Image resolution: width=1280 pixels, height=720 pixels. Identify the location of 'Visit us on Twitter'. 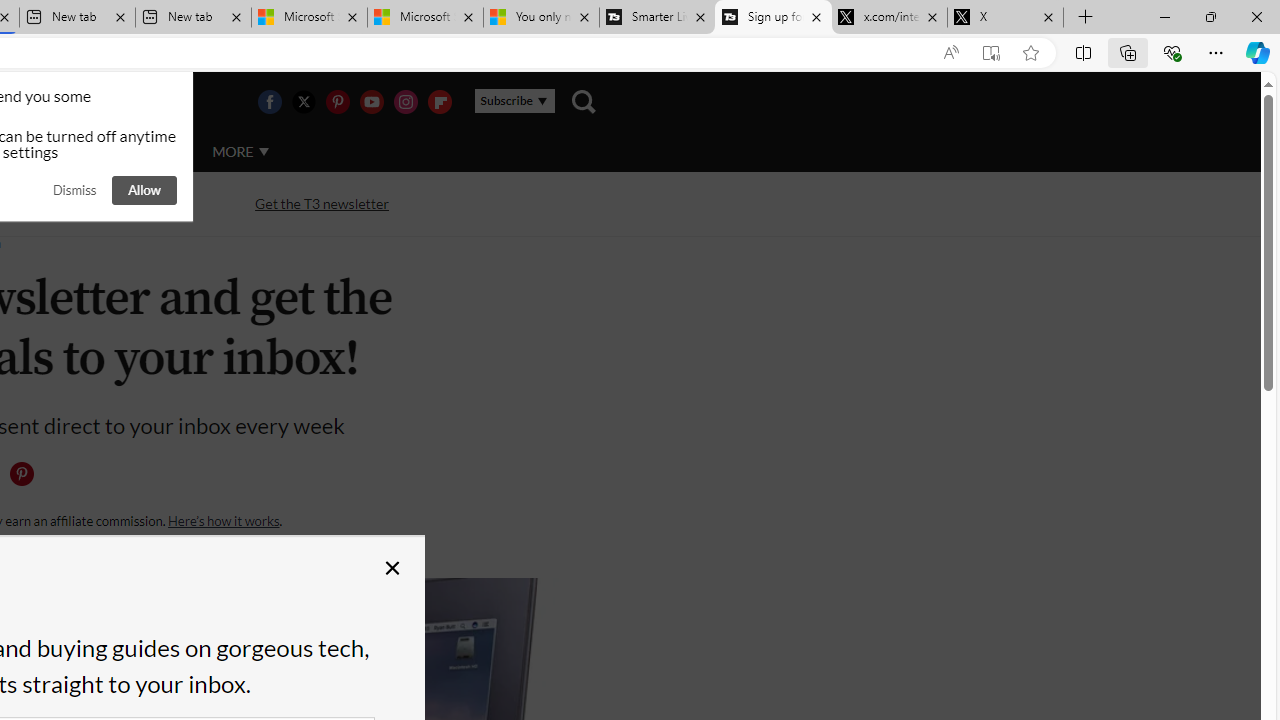
(302, 101).